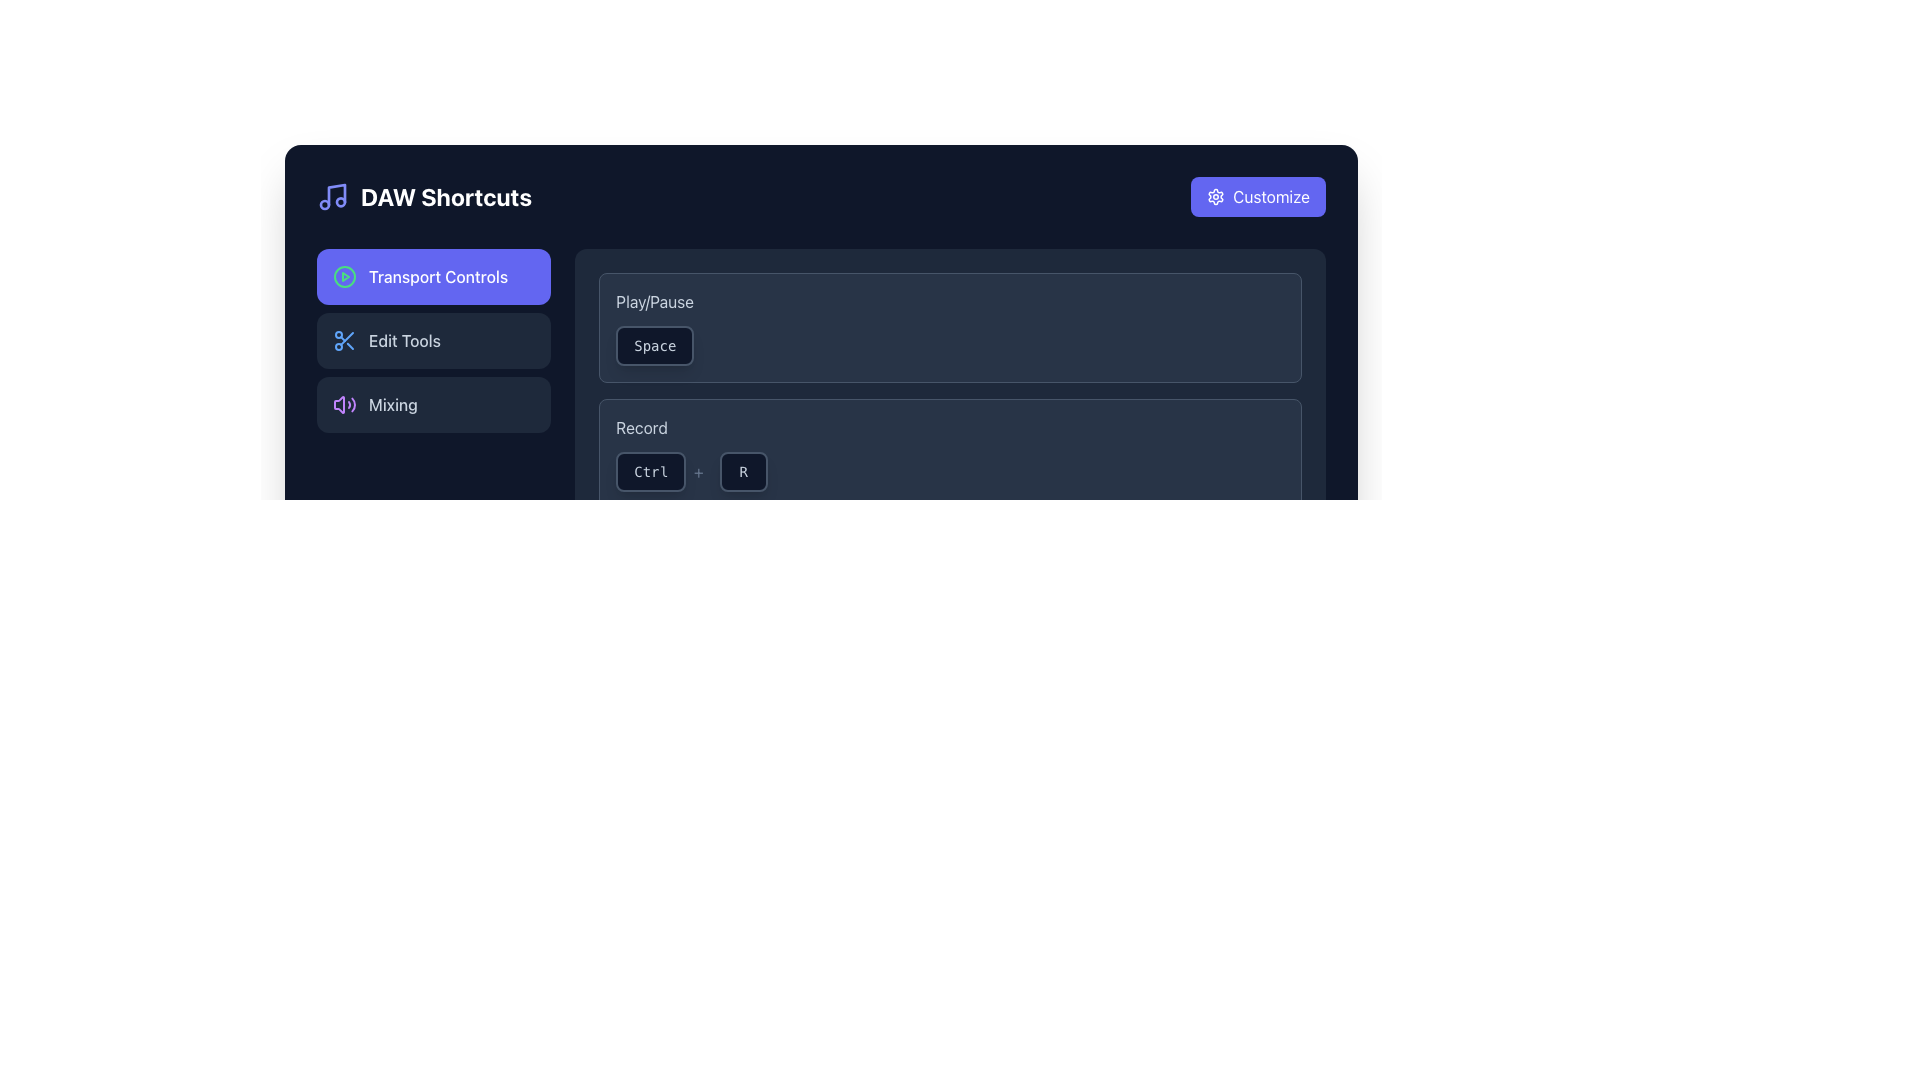 The width and height of the screenshot is (1920, 1080). What do you see at coordinates (655, 345) in the screenshot?
I see `the 'Space' button in the 'Play/Pause' section` at bounding box center [655, 345].